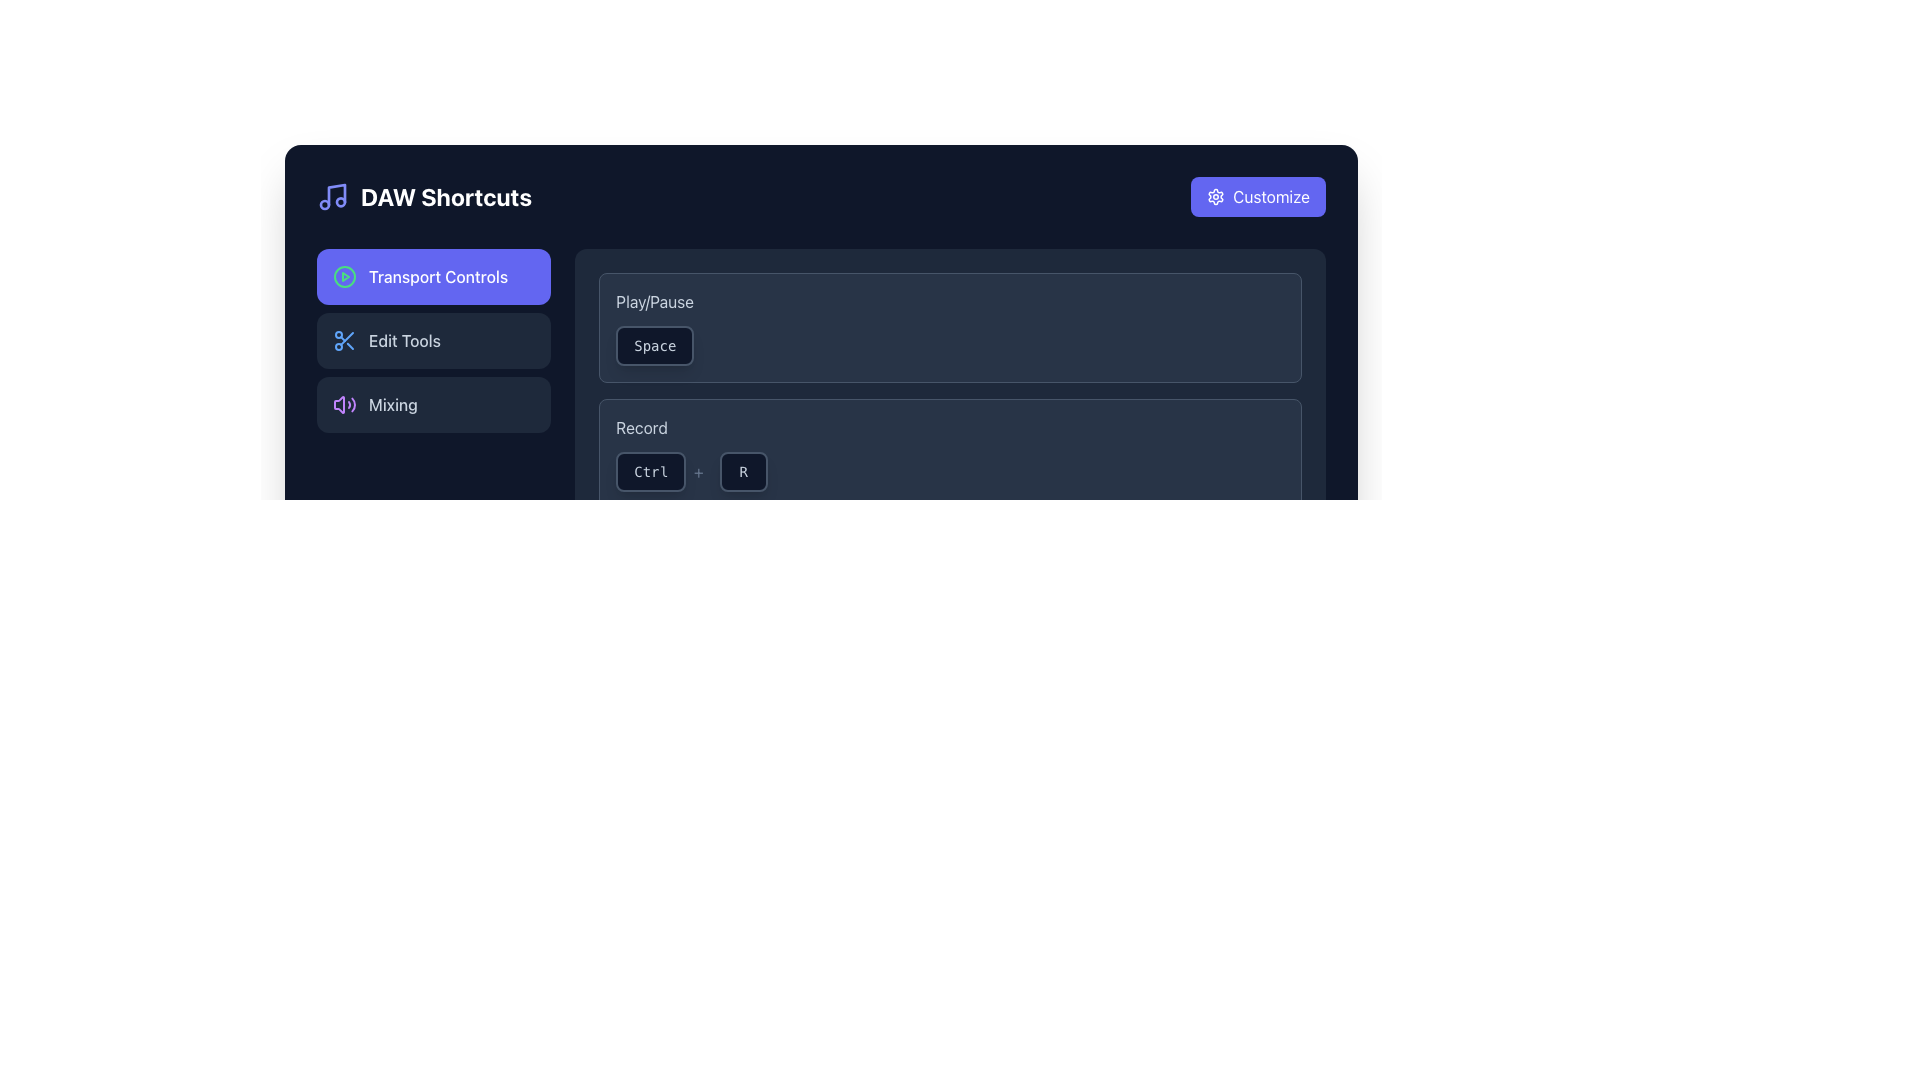 The width and height of the screenshot is (1920, 1080). What do you see at coordinates (655, 345) in the screenshot?
I see `the 'Space' button in the 'Play/Pause' section` at bounding box center [655, 345].